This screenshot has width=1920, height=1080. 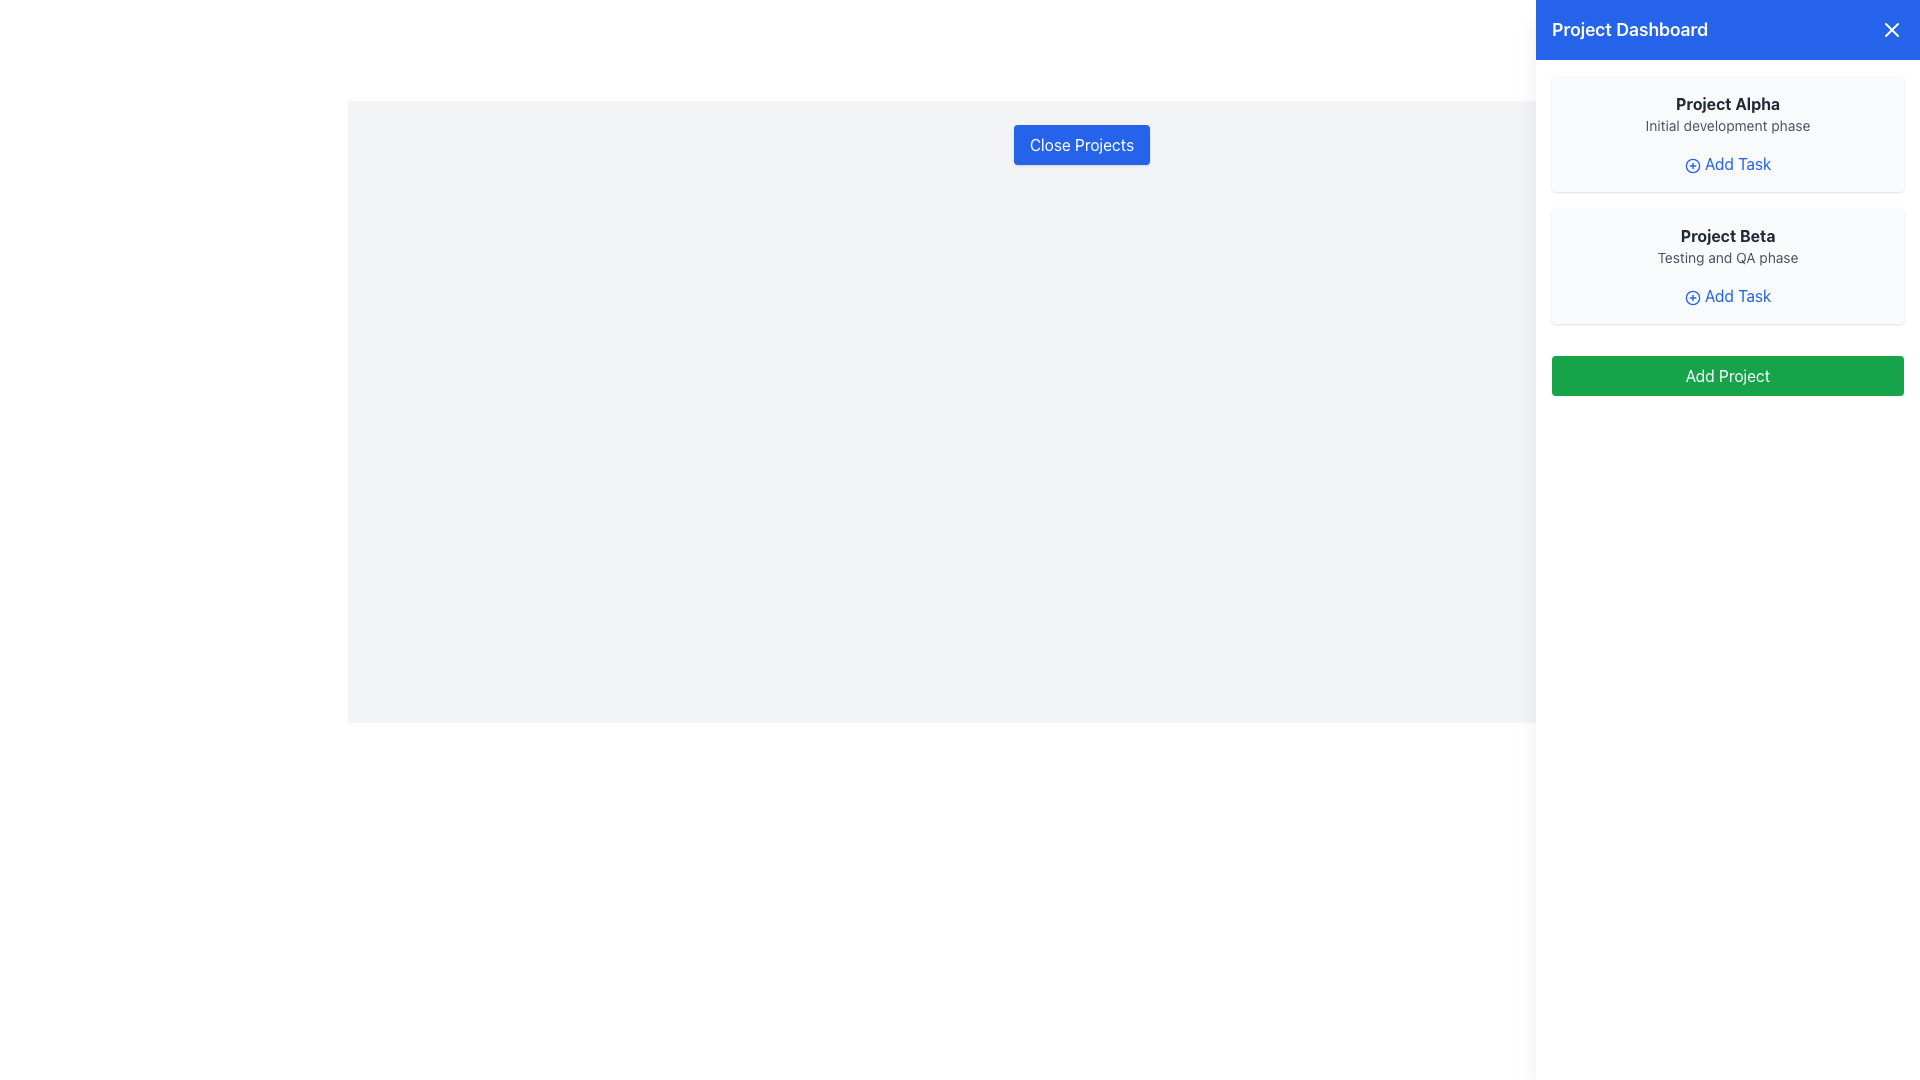 I want to click on the button located at the bottom of the Project Dashboard panel, so click(x=1727, y=375).